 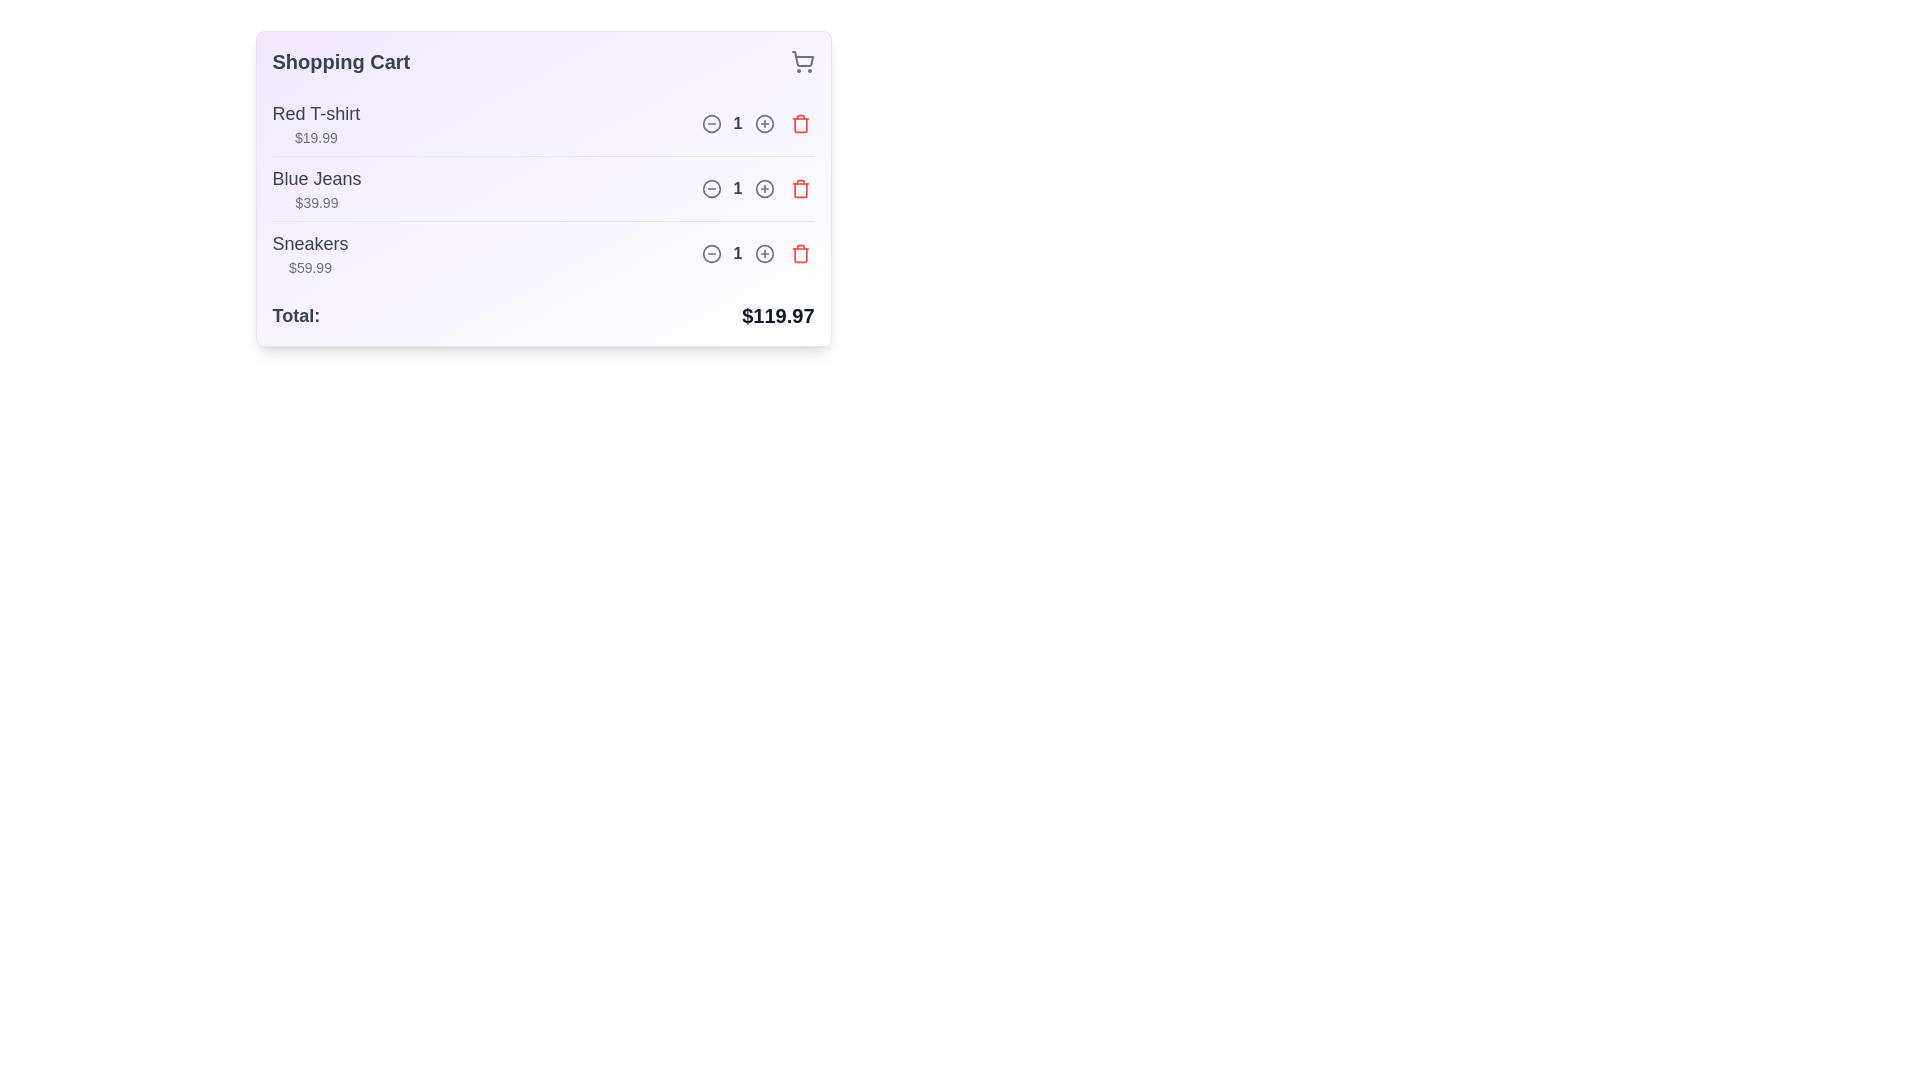 What do you see at coordinates (800, 123) in the screenshot?
I see `the delete button for the 'Red T-shirt' item in the shopping cart, which is the third interactive element on the right side of the item row` at bounding box center [800, 123].